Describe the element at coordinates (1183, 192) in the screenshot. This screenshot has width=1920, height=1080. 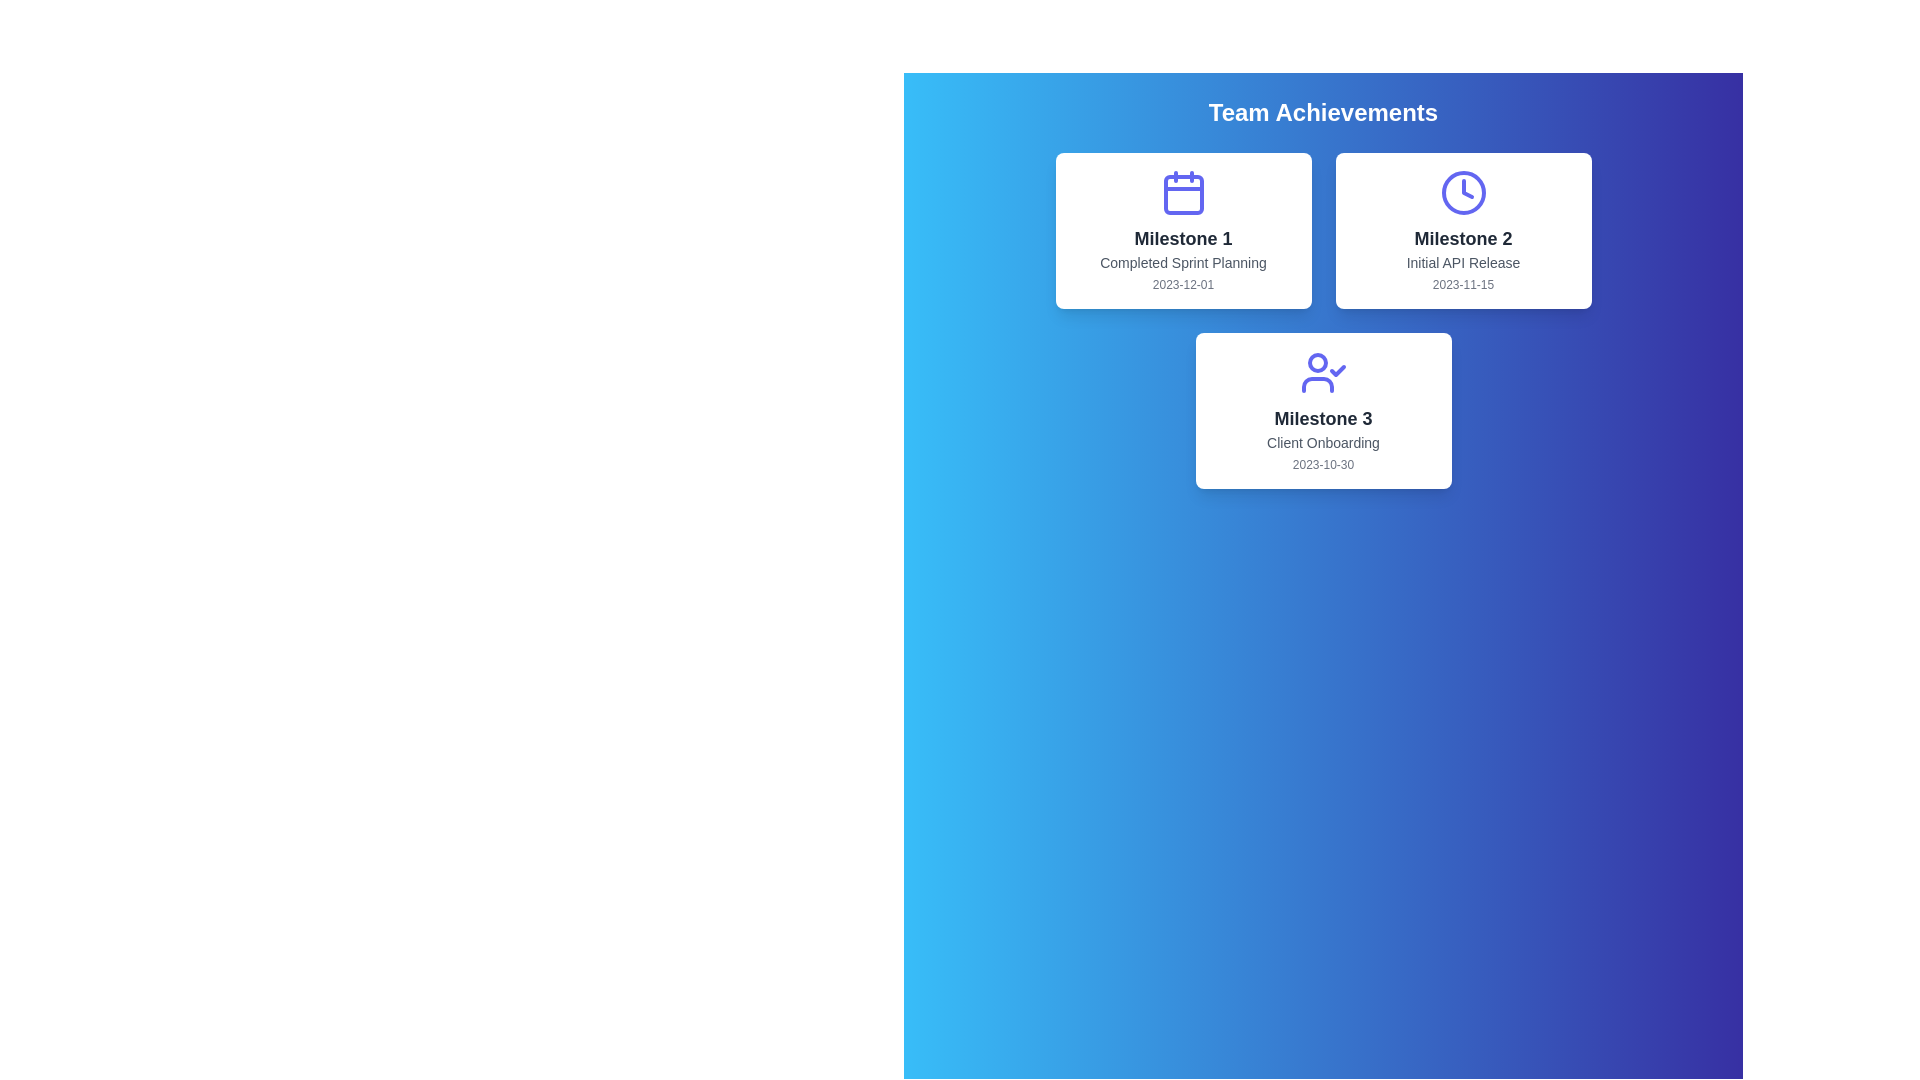
I see `the minimalist indigo calendar icon located at the top center of the card for 'Milestone 1', above the text elements` at that location.